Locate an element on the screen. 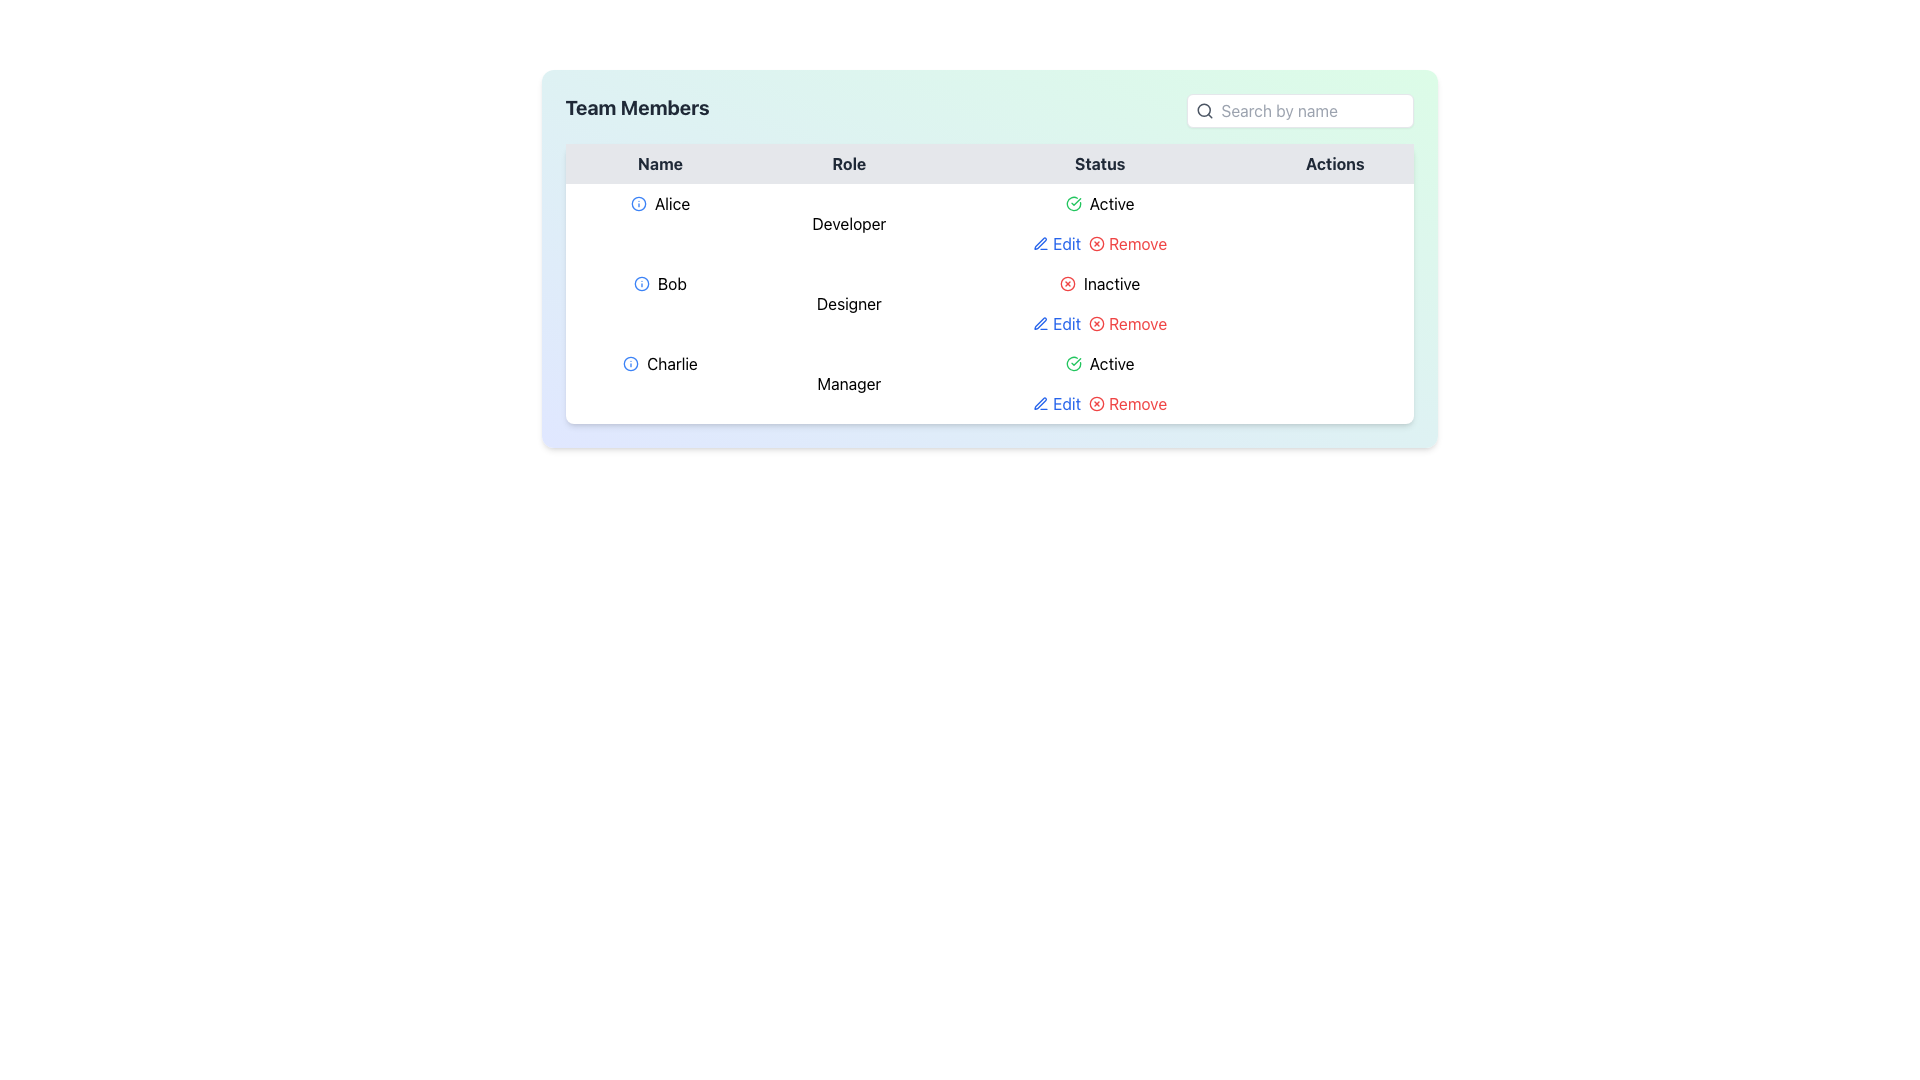  the first row element in the team member table that displays details for 'Alice' is located at coordinates (989, 223).